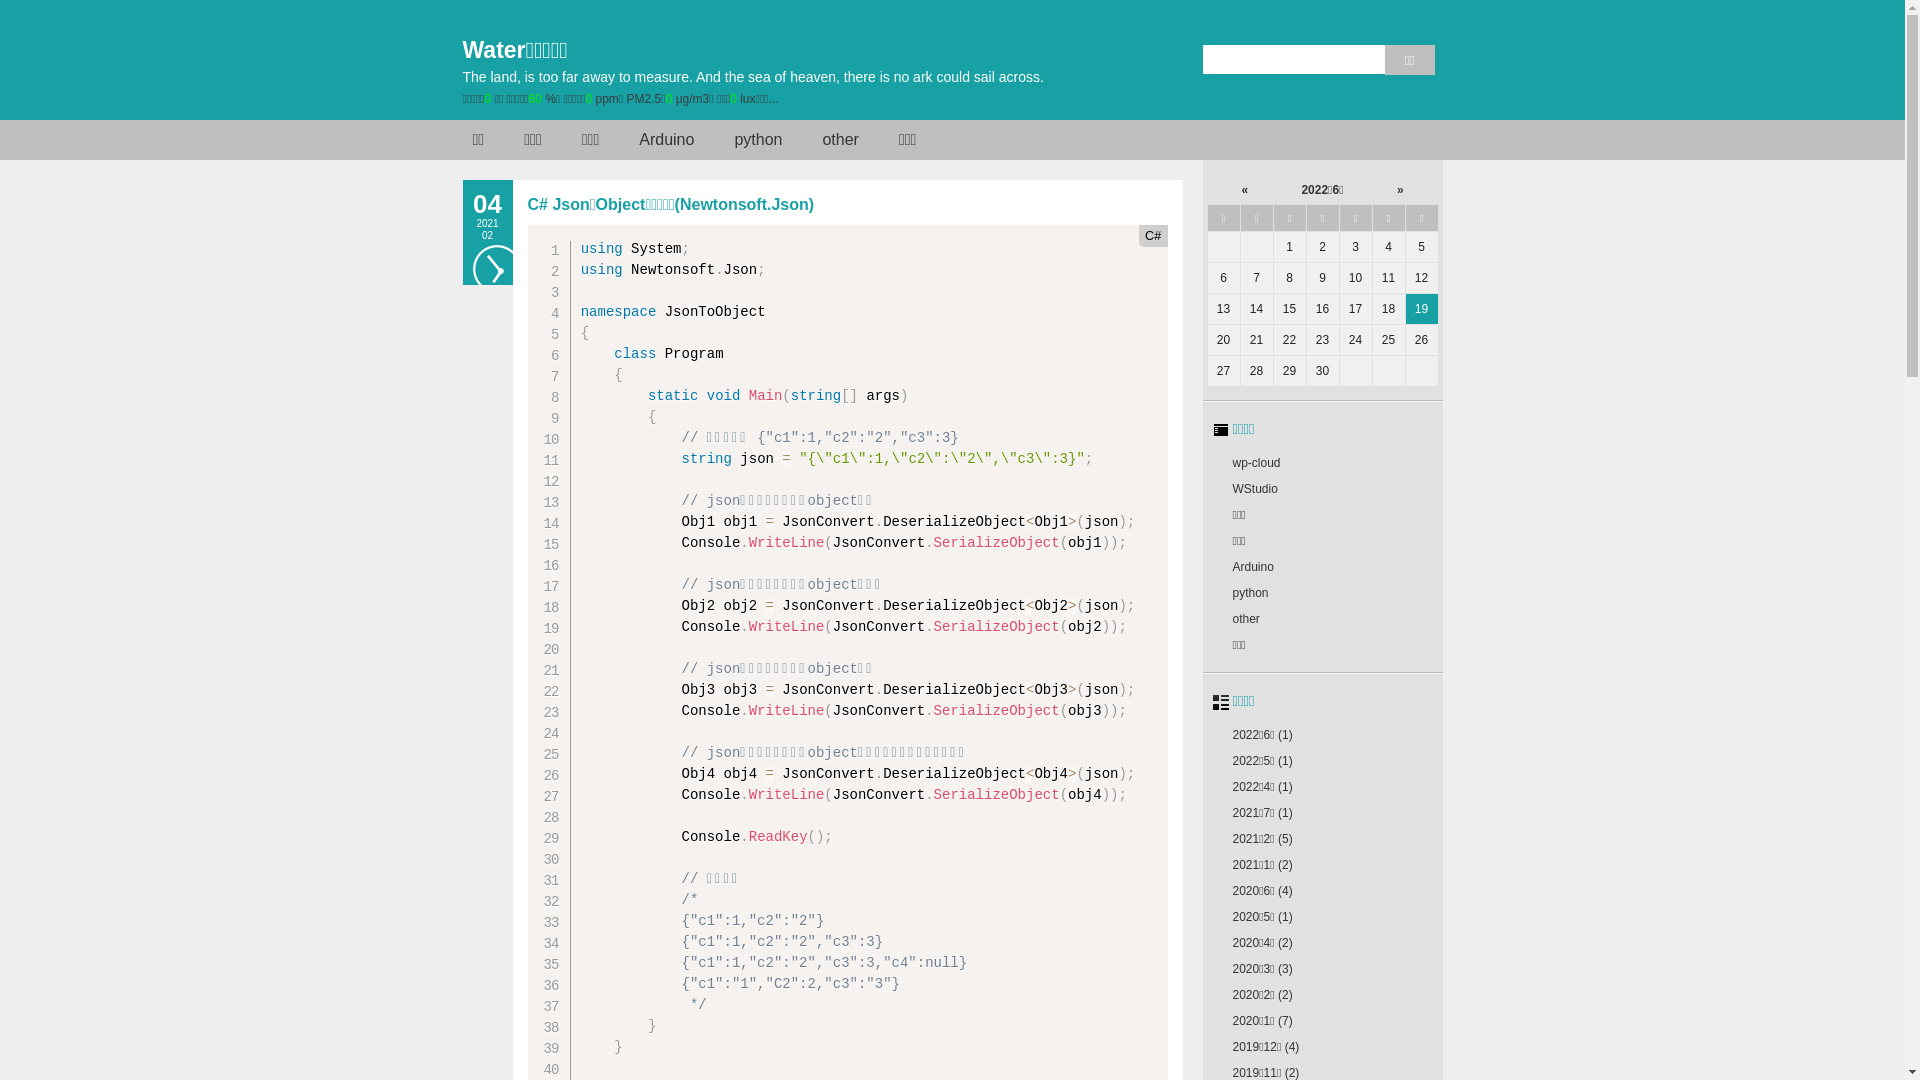 This screenshot has width=1920, height=1080. I want to click on 'other', so click(840, 138).